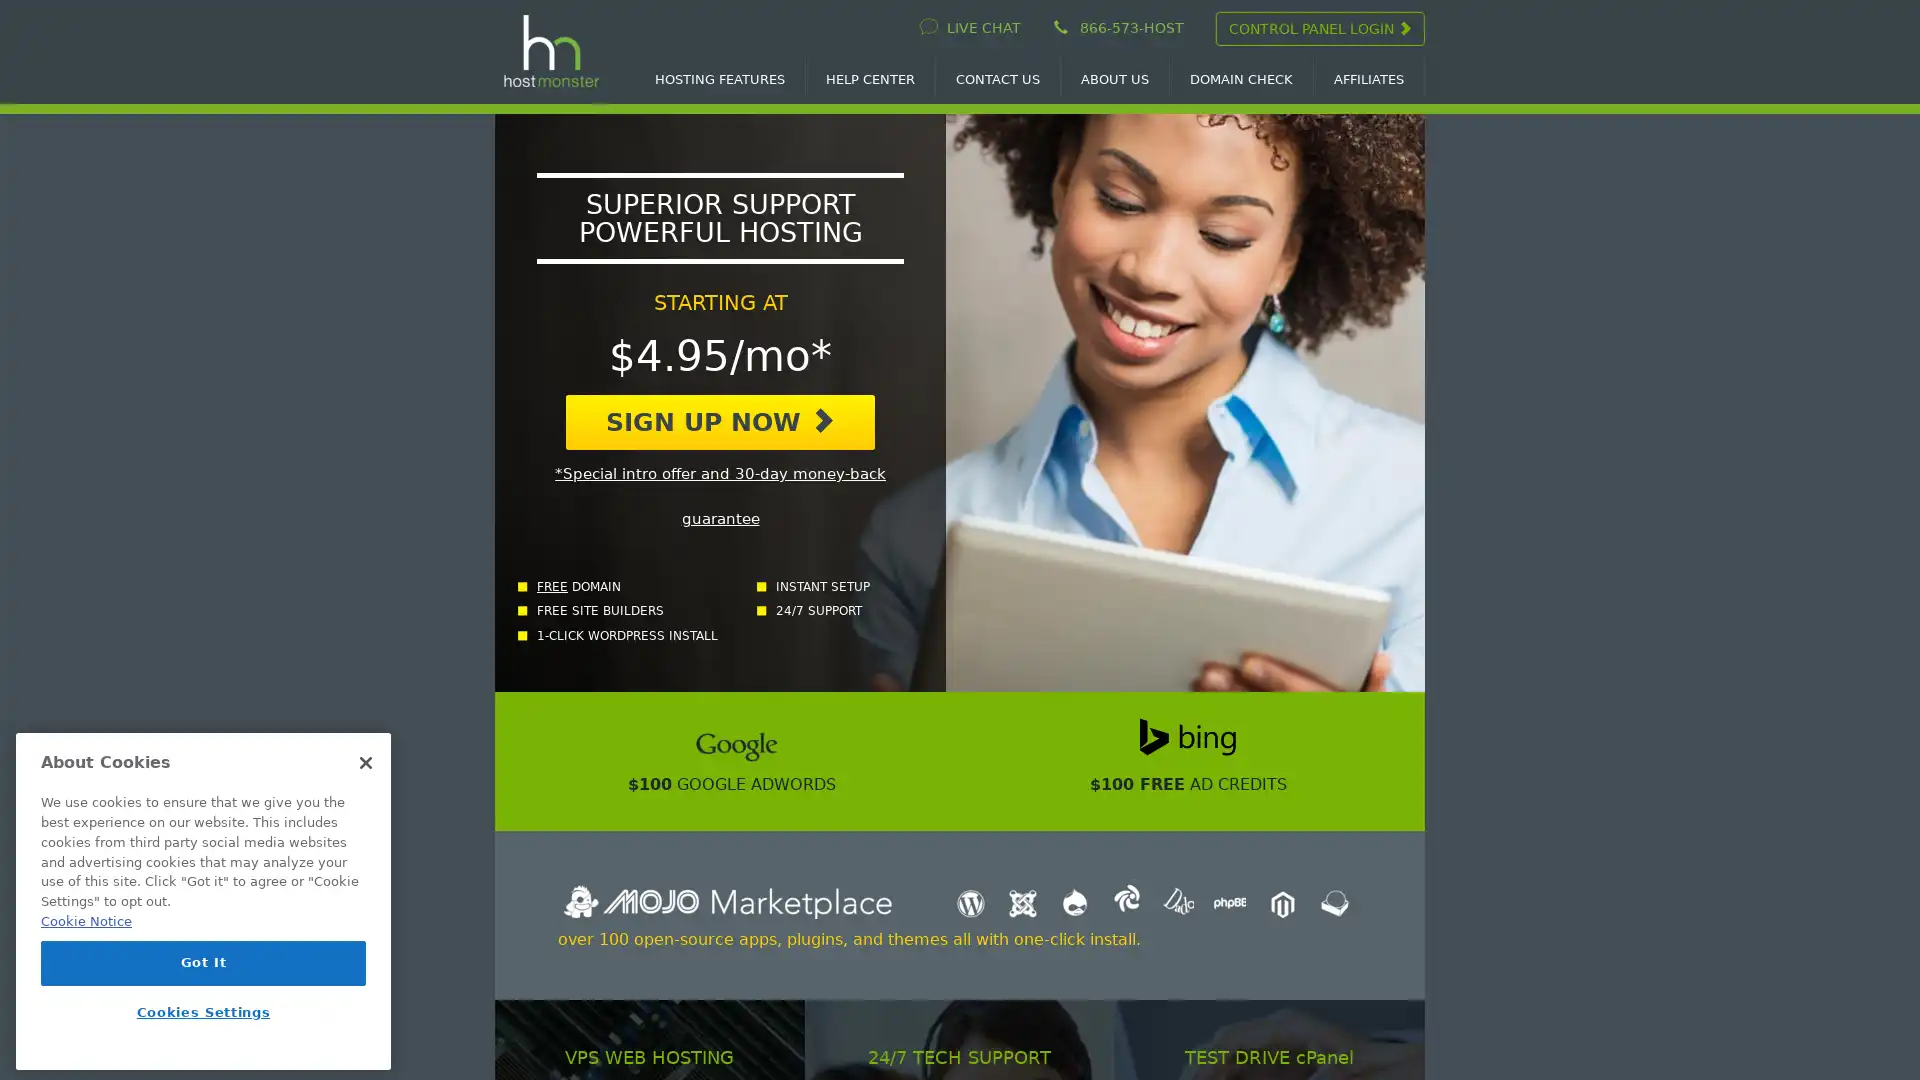 The image size is (1920, 1080). Describe the element at coordinates (203, 1012) in the screenshot. I see `Cookies Settings` at that location.